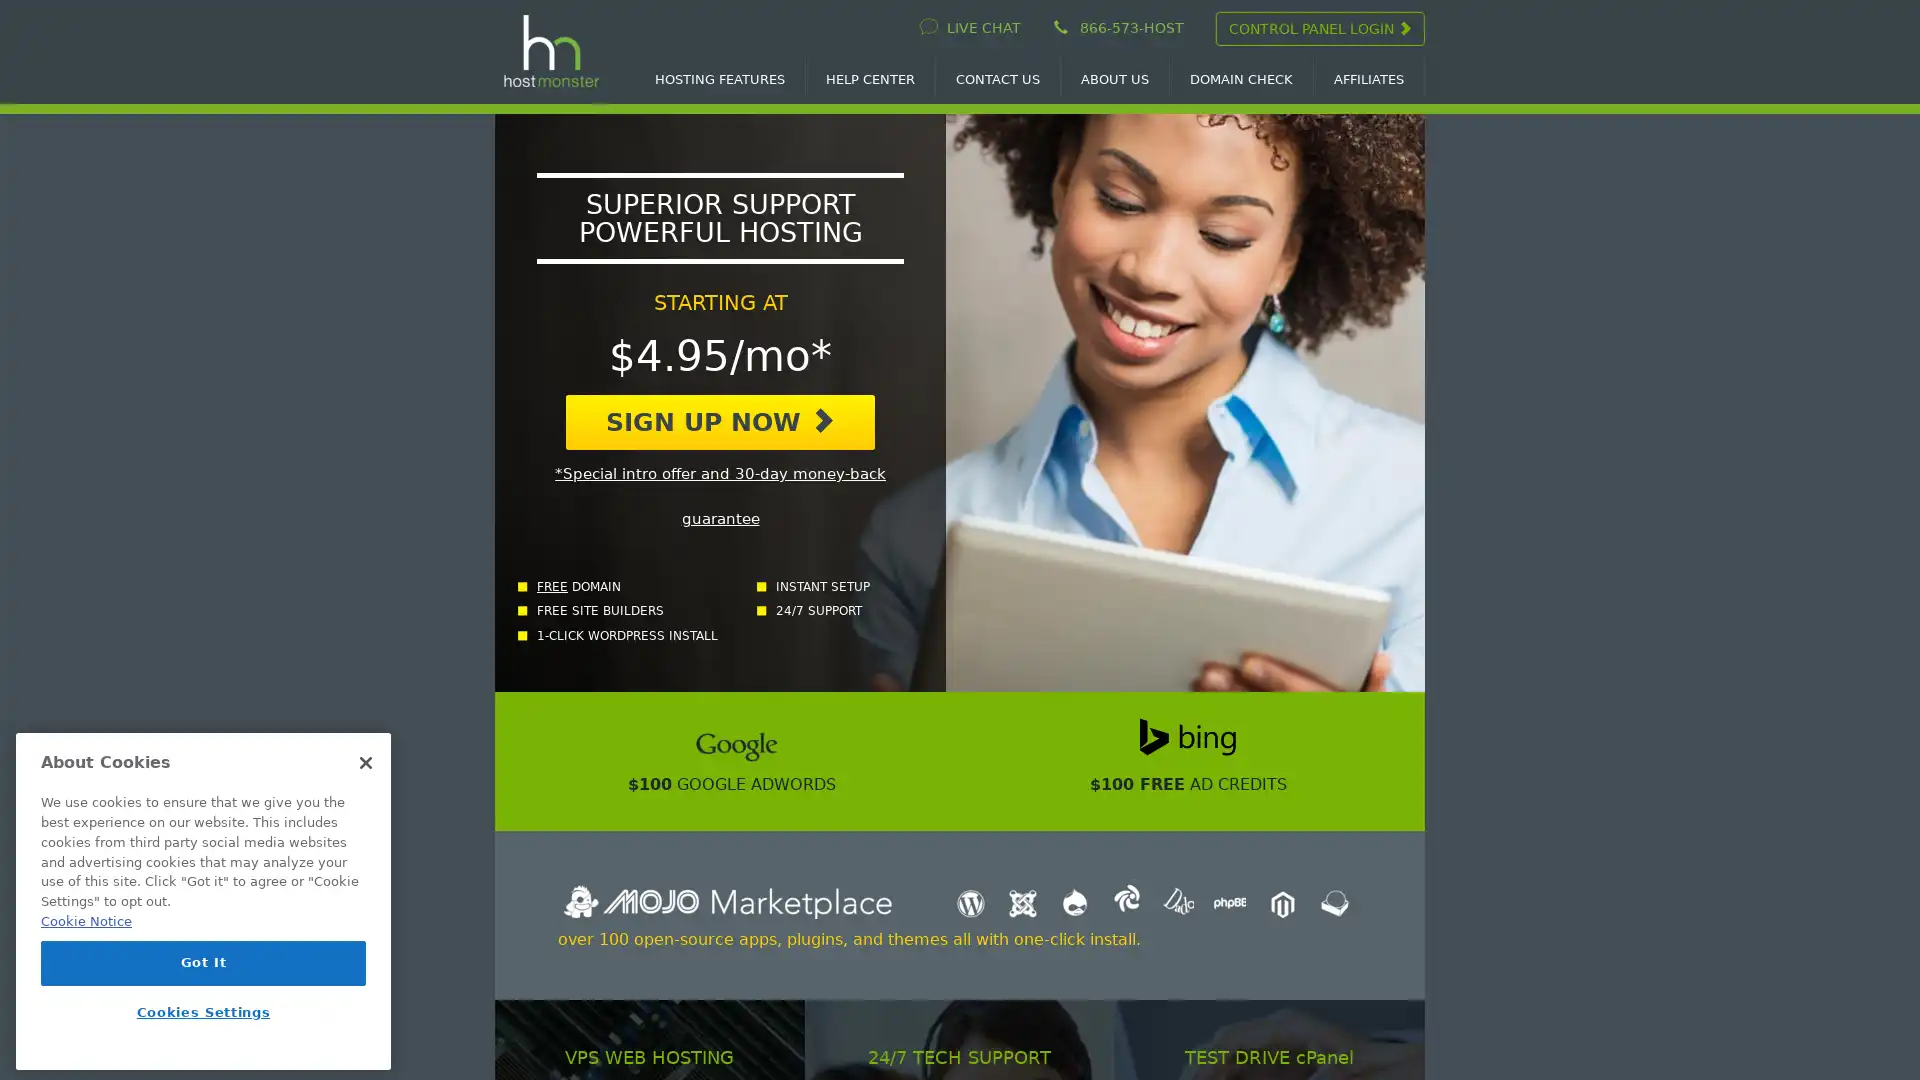 The image size is (1920, 1080). Describe the element at coordinates (203, 1012) in the screenshot. I see `Cookies Settings` at that location.